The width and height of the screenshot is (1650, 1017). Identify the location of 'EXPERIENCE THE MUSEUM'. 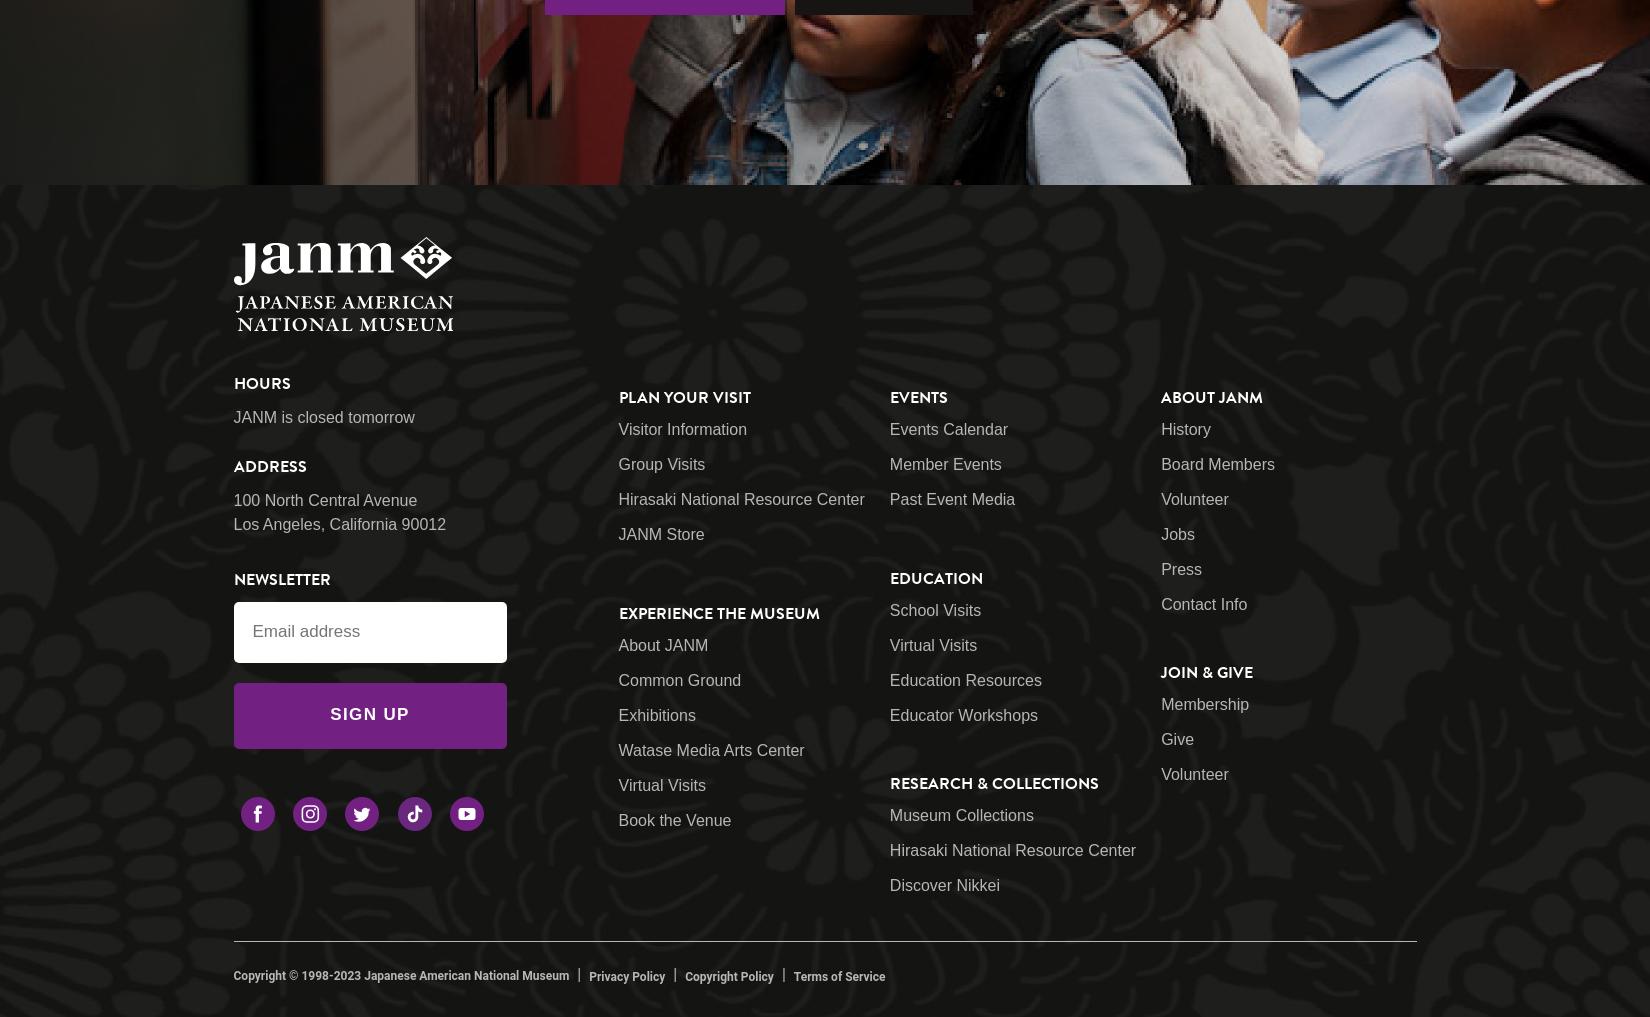
(717, 612).